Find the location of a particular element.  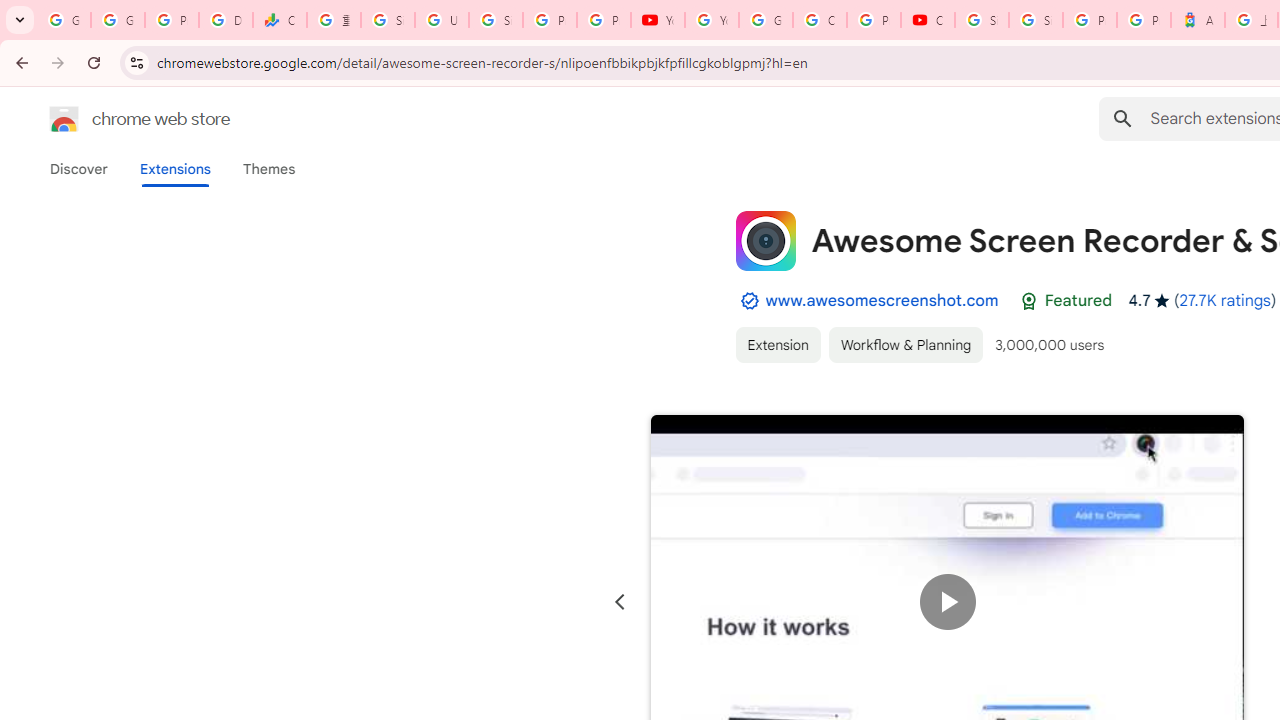

'Chrome Web Store logo' is located at coordinates (64, 119).